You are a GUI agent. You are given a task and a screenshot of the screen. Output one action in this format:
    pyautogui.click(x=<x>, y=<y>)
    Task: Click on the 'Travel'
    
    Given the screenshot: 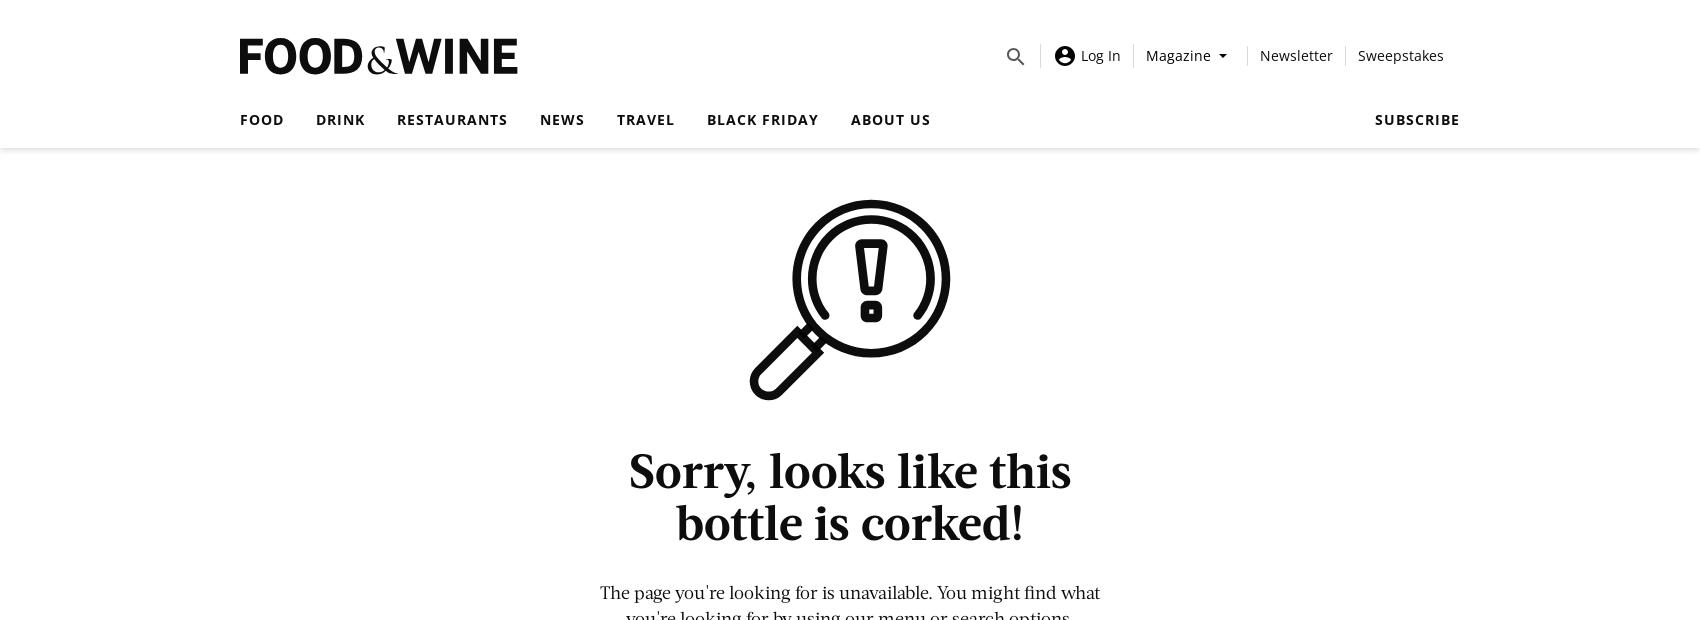 What is the action you would take?
    pyautogui.click(x=646, y=119)
    